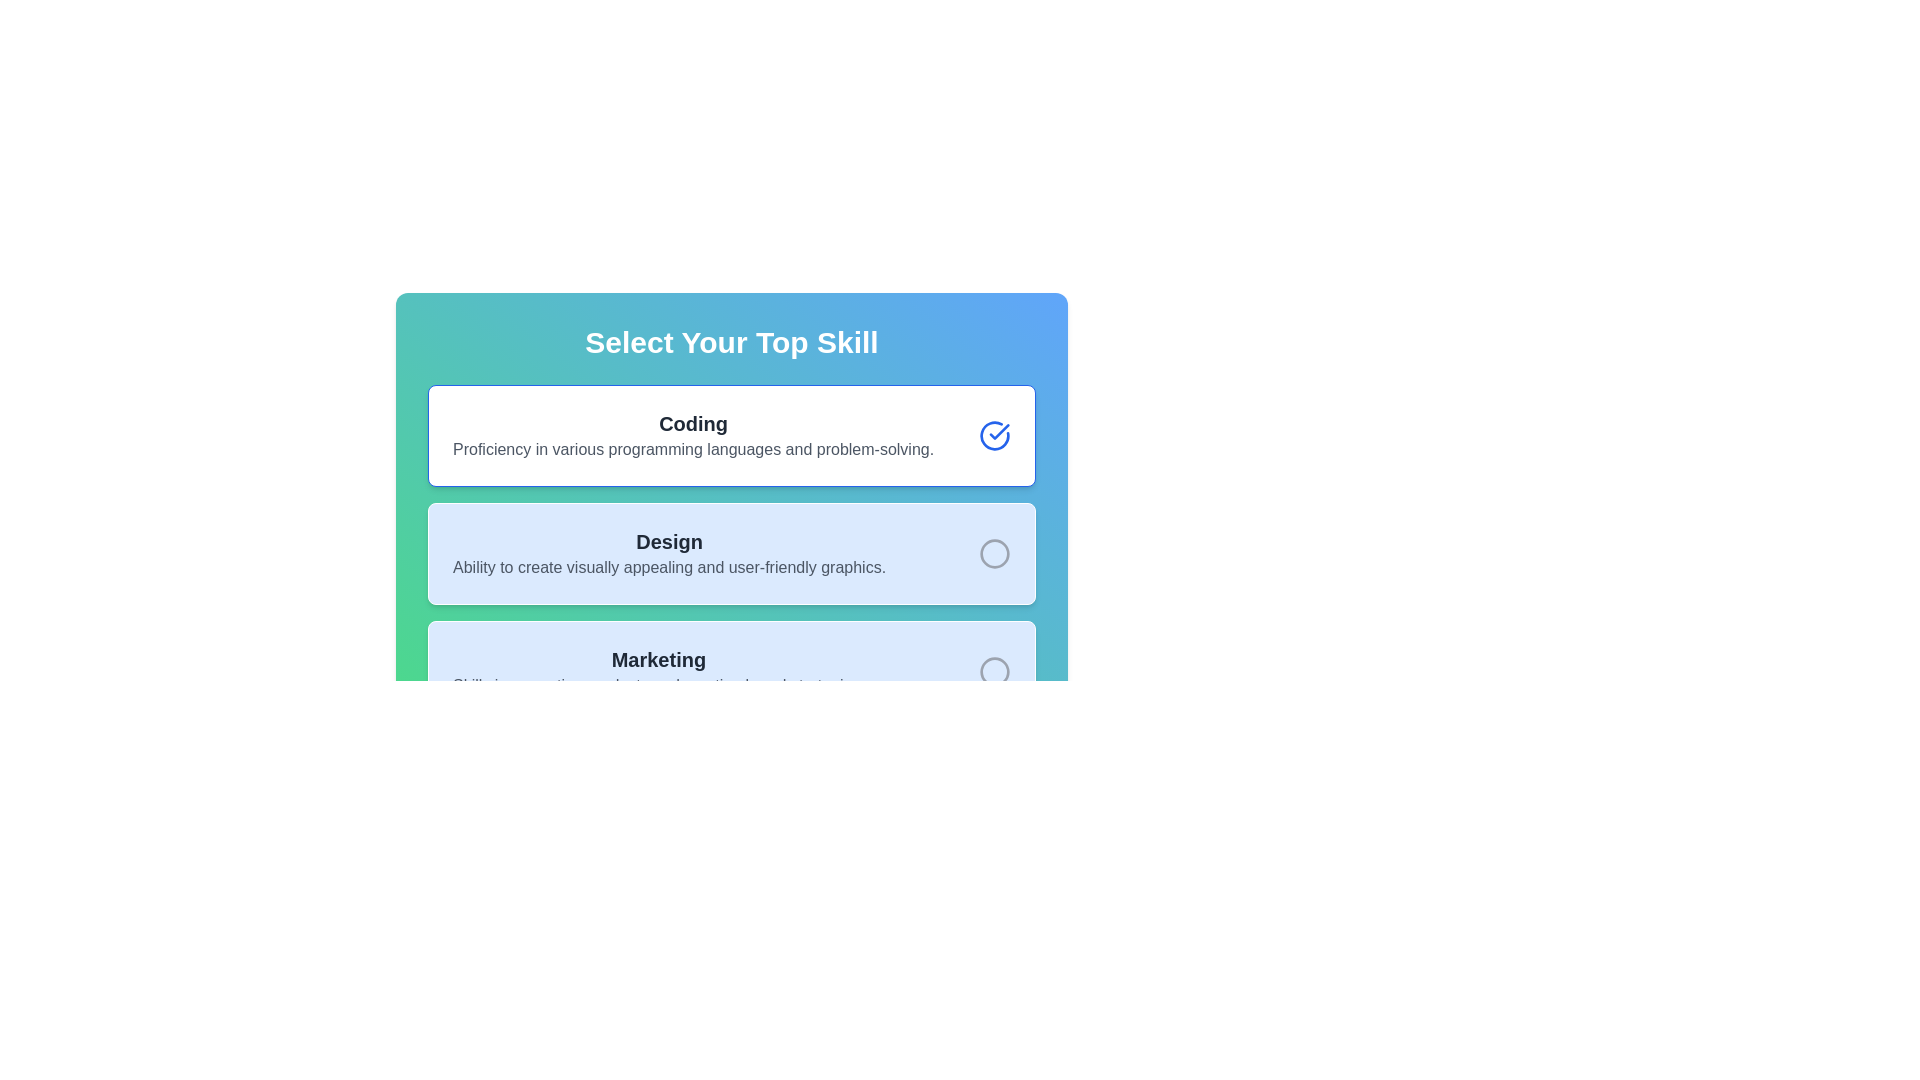  What do you see at coordinates (693, 450) in the screenshot?
I see `the static text stating 'Proficiency in various programming languages and problem-solving.' which is located below the 'Coding' header` at bounding box center [693, 450].